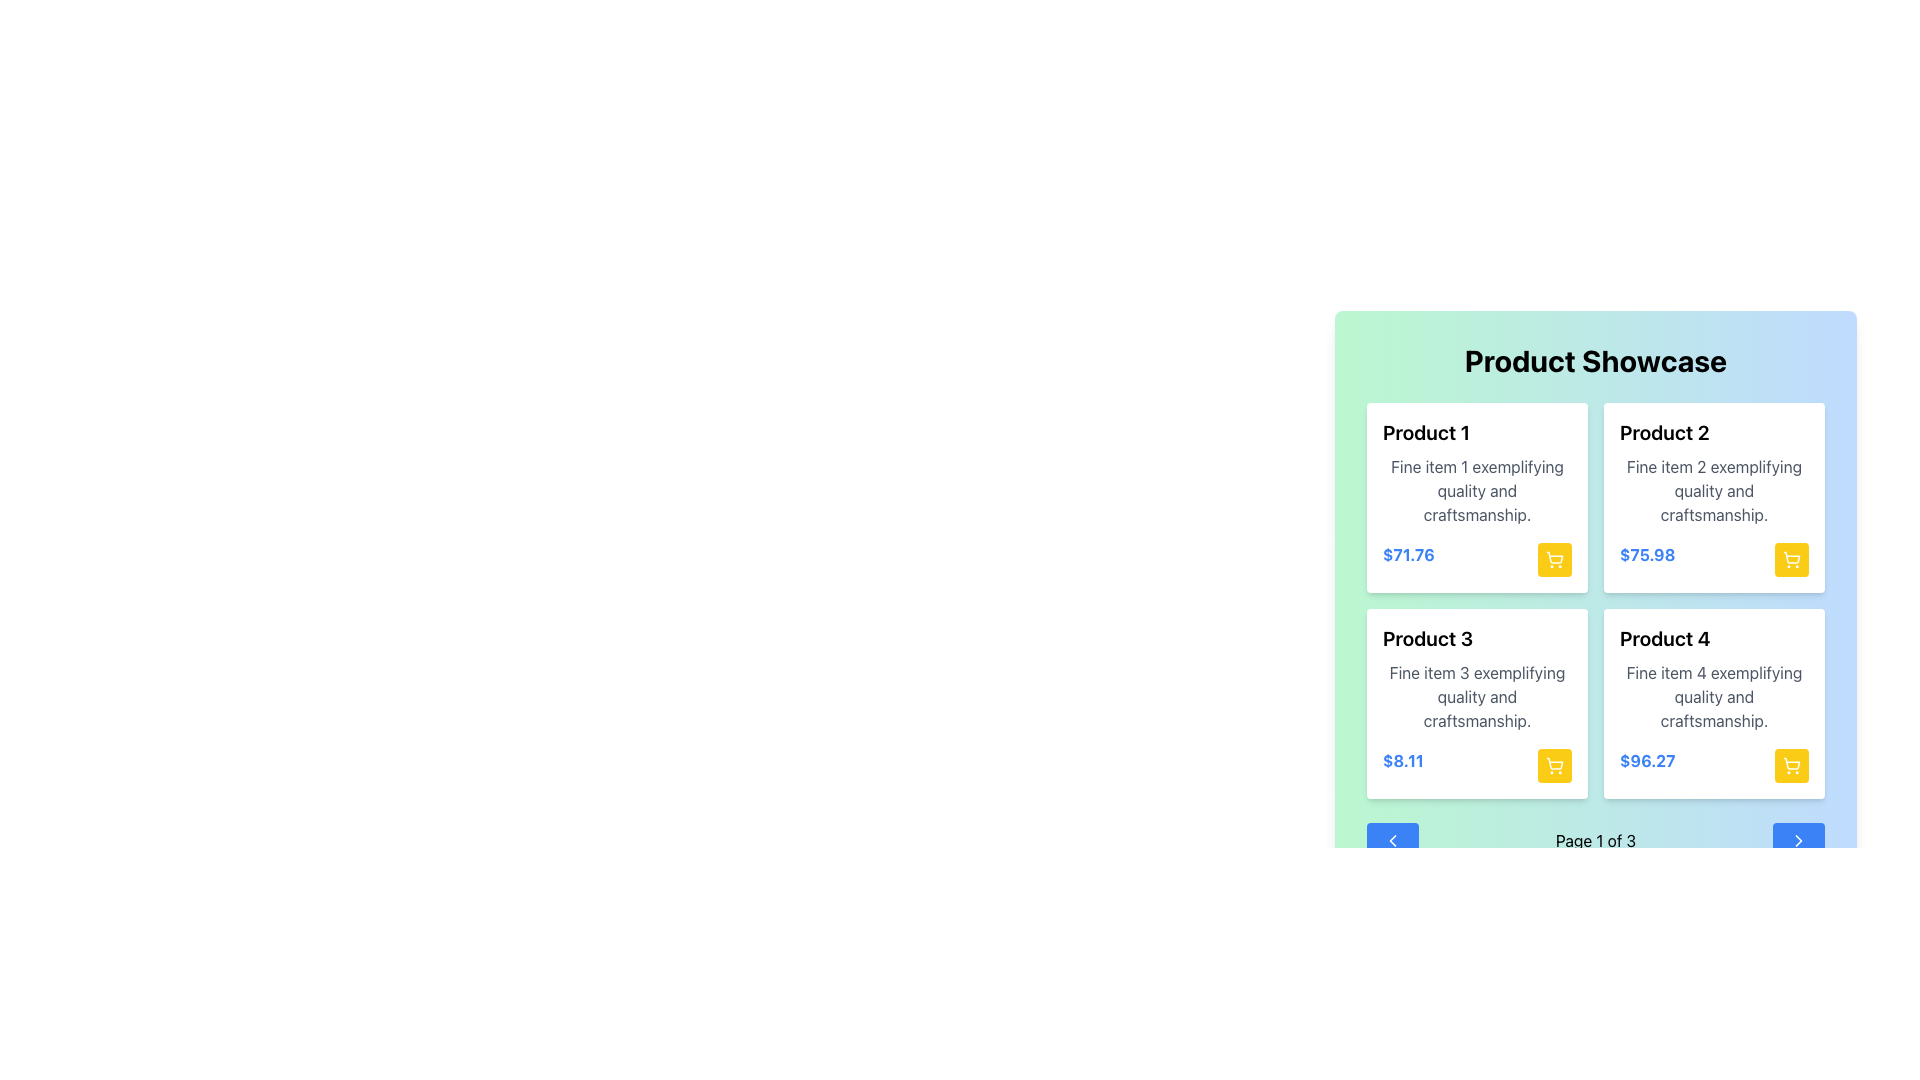 The width and height of the screenshot is (1920, 1080). Describe the element at coordinates (1554, 765) in the screenshot. I see `the icon located within the yellow button under the Product 3 card` at that location.